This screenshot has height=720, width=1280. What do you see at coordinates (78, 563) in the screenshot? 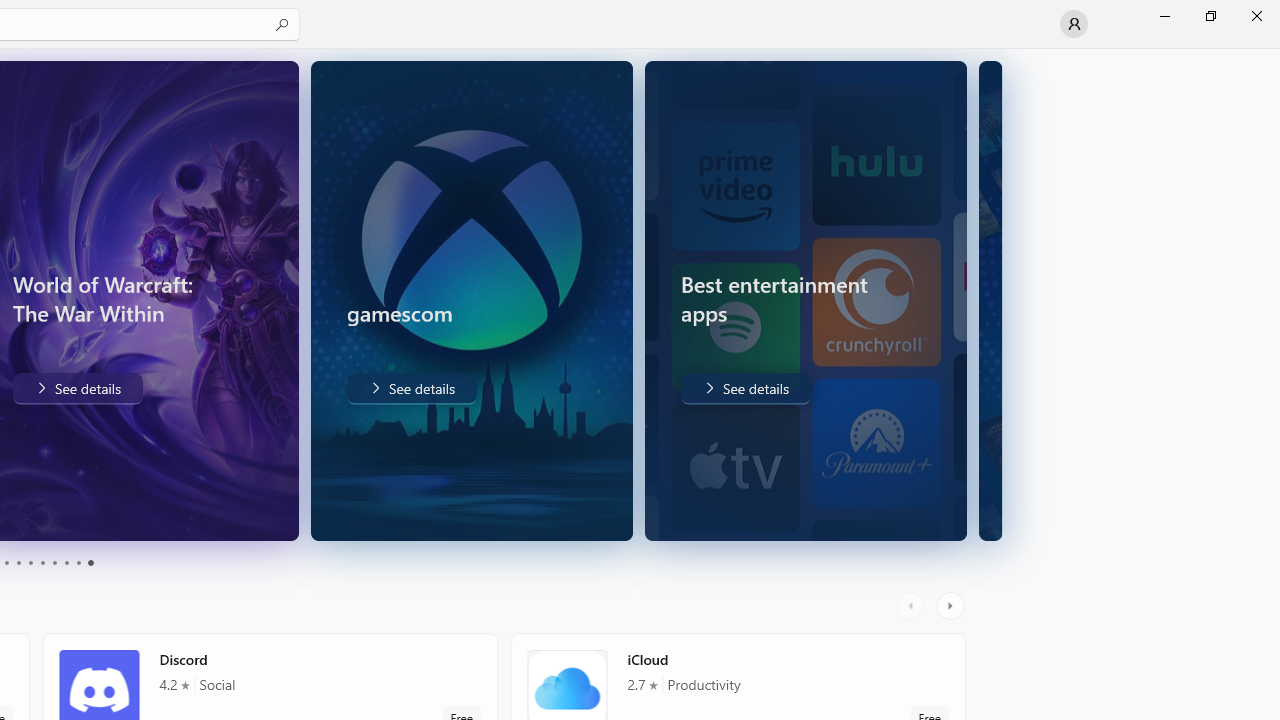
I see `'Page 9'` at bounding box center [78, 563].